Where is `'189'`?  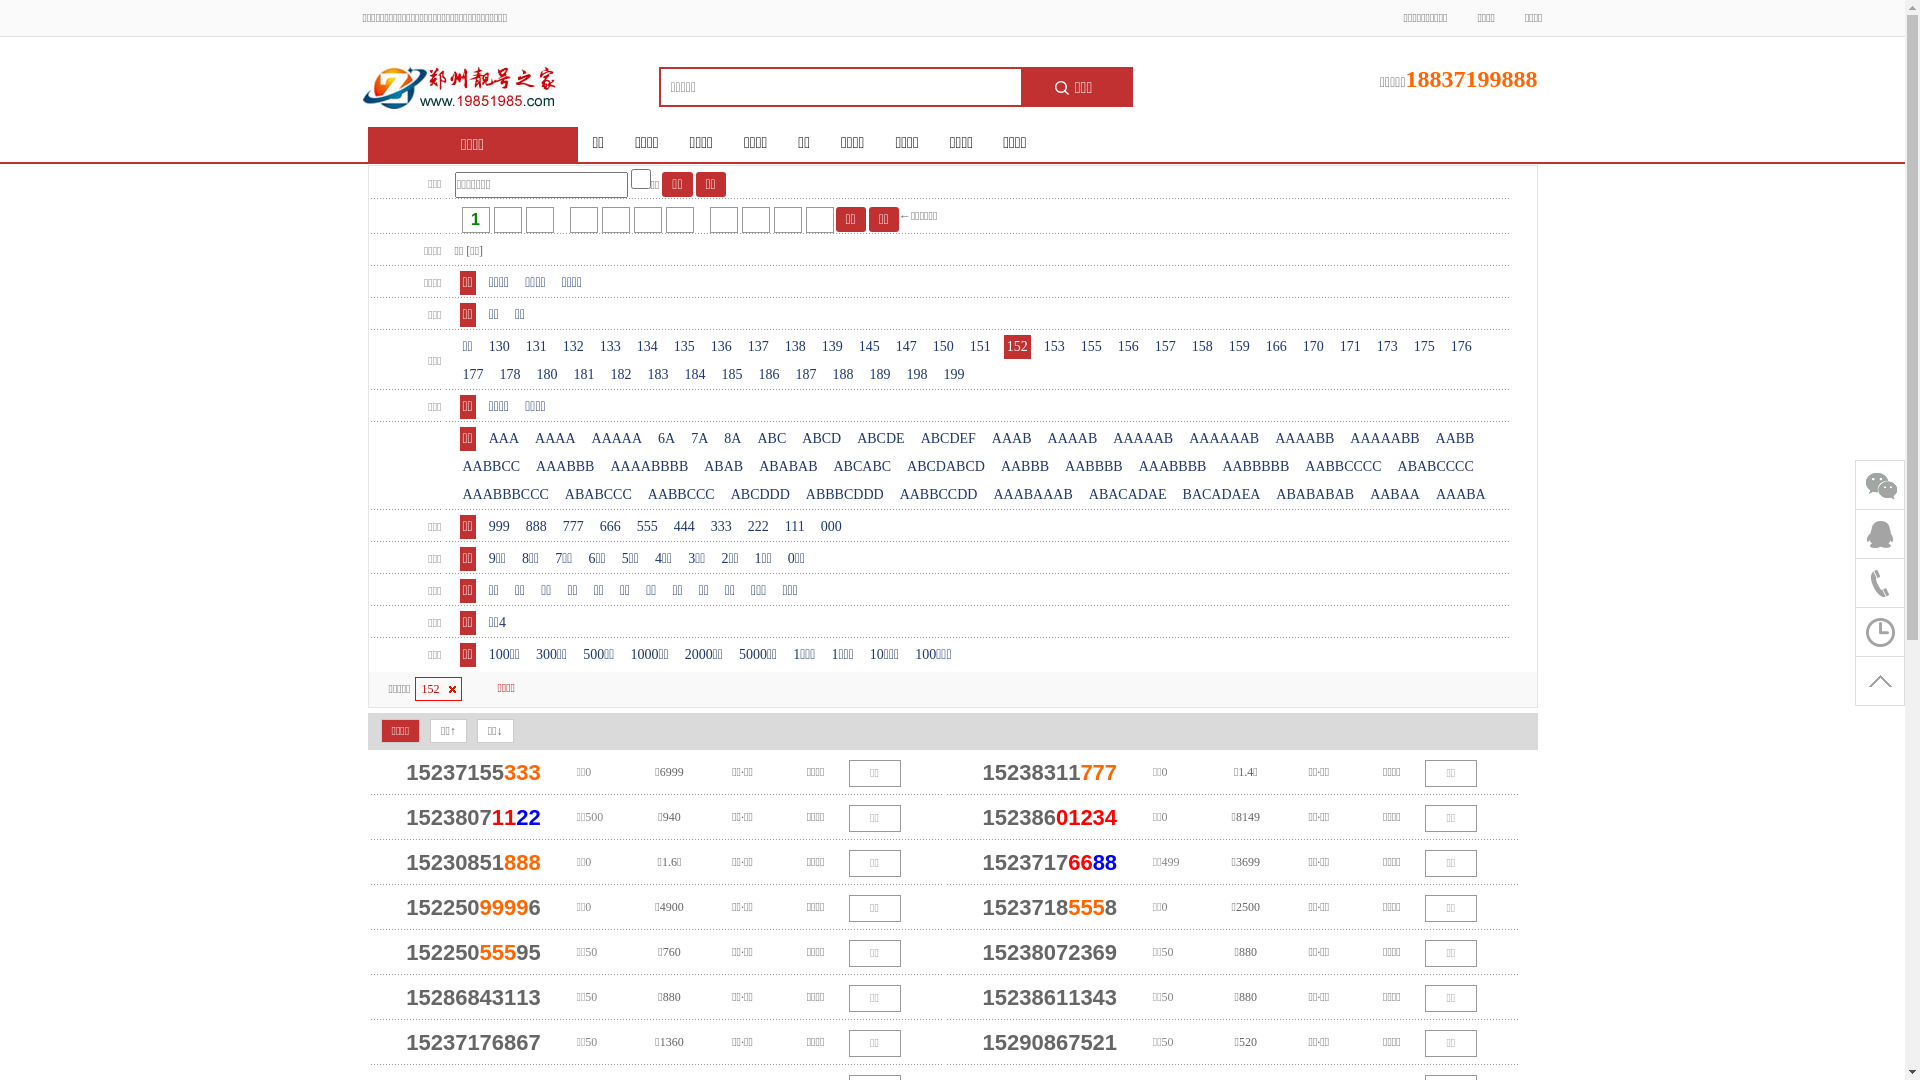 '189' is located at coordinates (879, 374).